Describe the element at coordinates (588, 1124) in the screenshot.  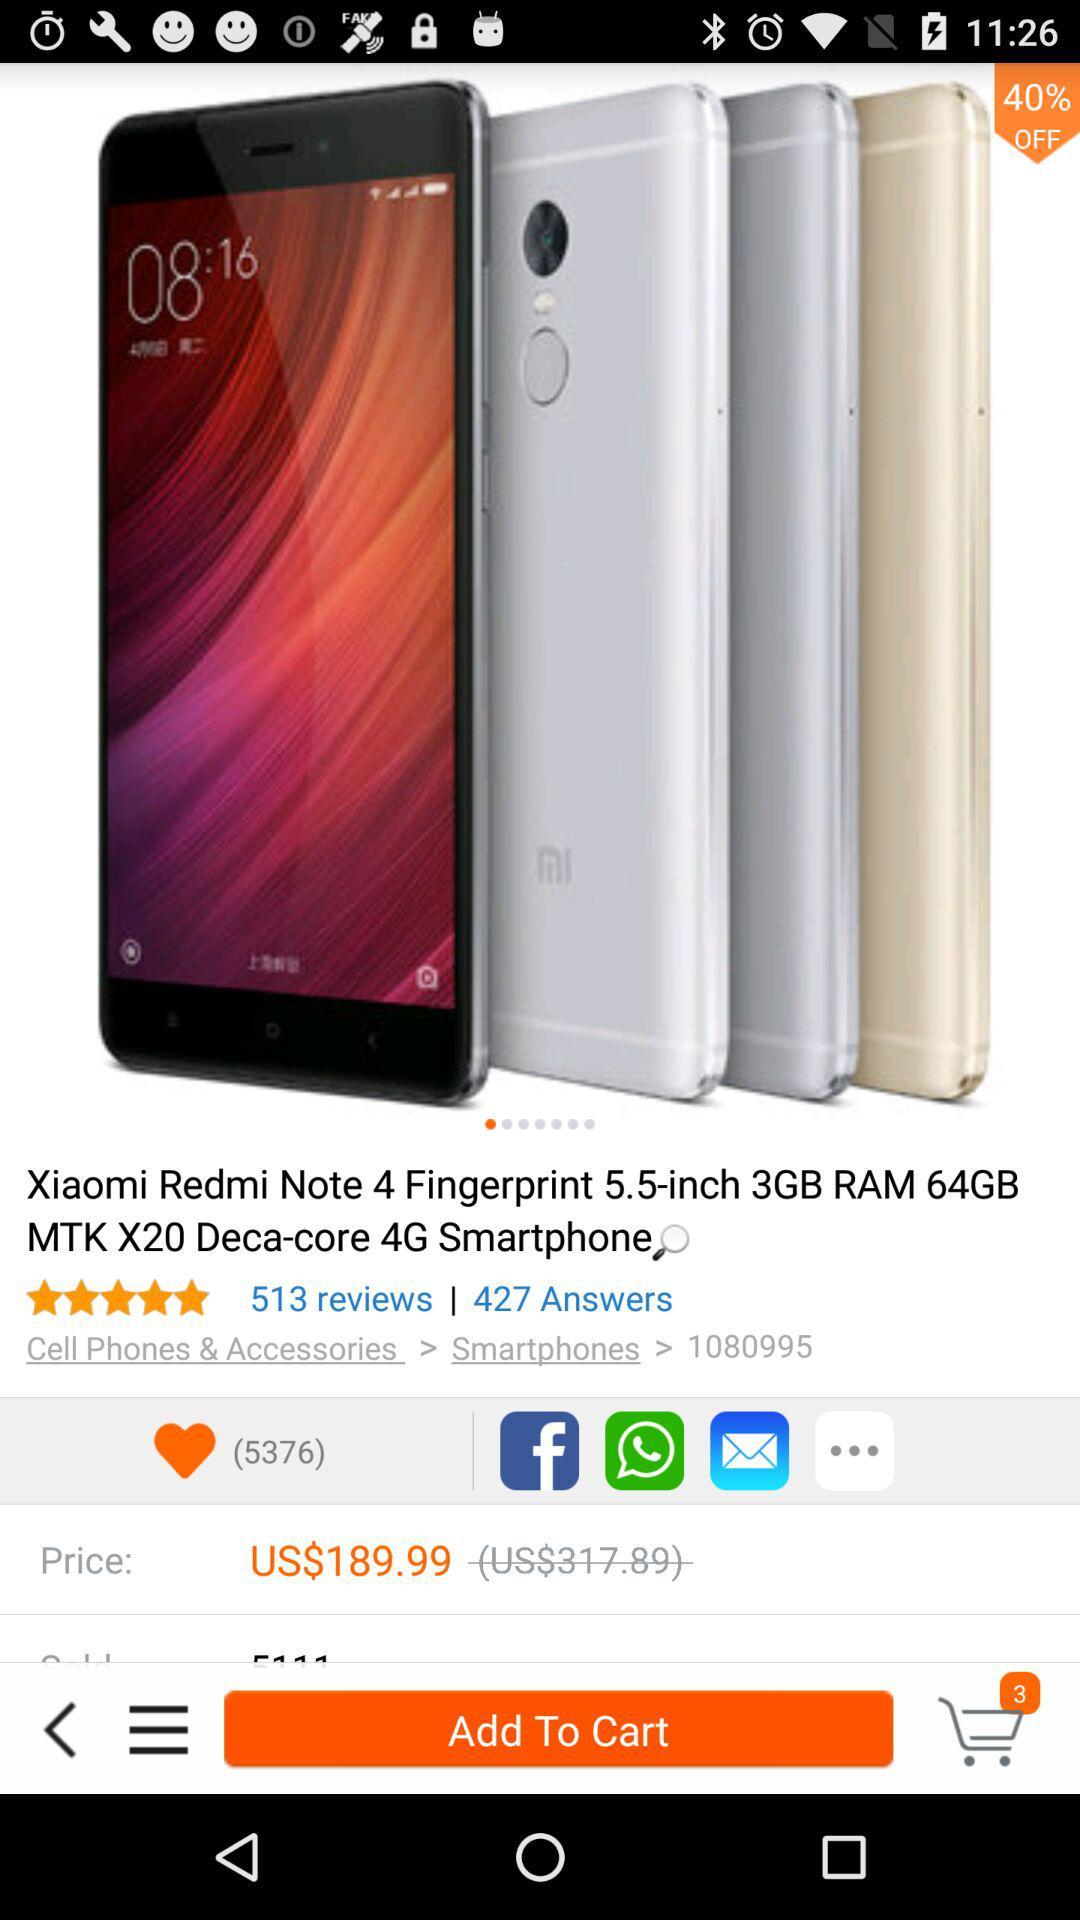
I see `the item above loading... icon` at that location.